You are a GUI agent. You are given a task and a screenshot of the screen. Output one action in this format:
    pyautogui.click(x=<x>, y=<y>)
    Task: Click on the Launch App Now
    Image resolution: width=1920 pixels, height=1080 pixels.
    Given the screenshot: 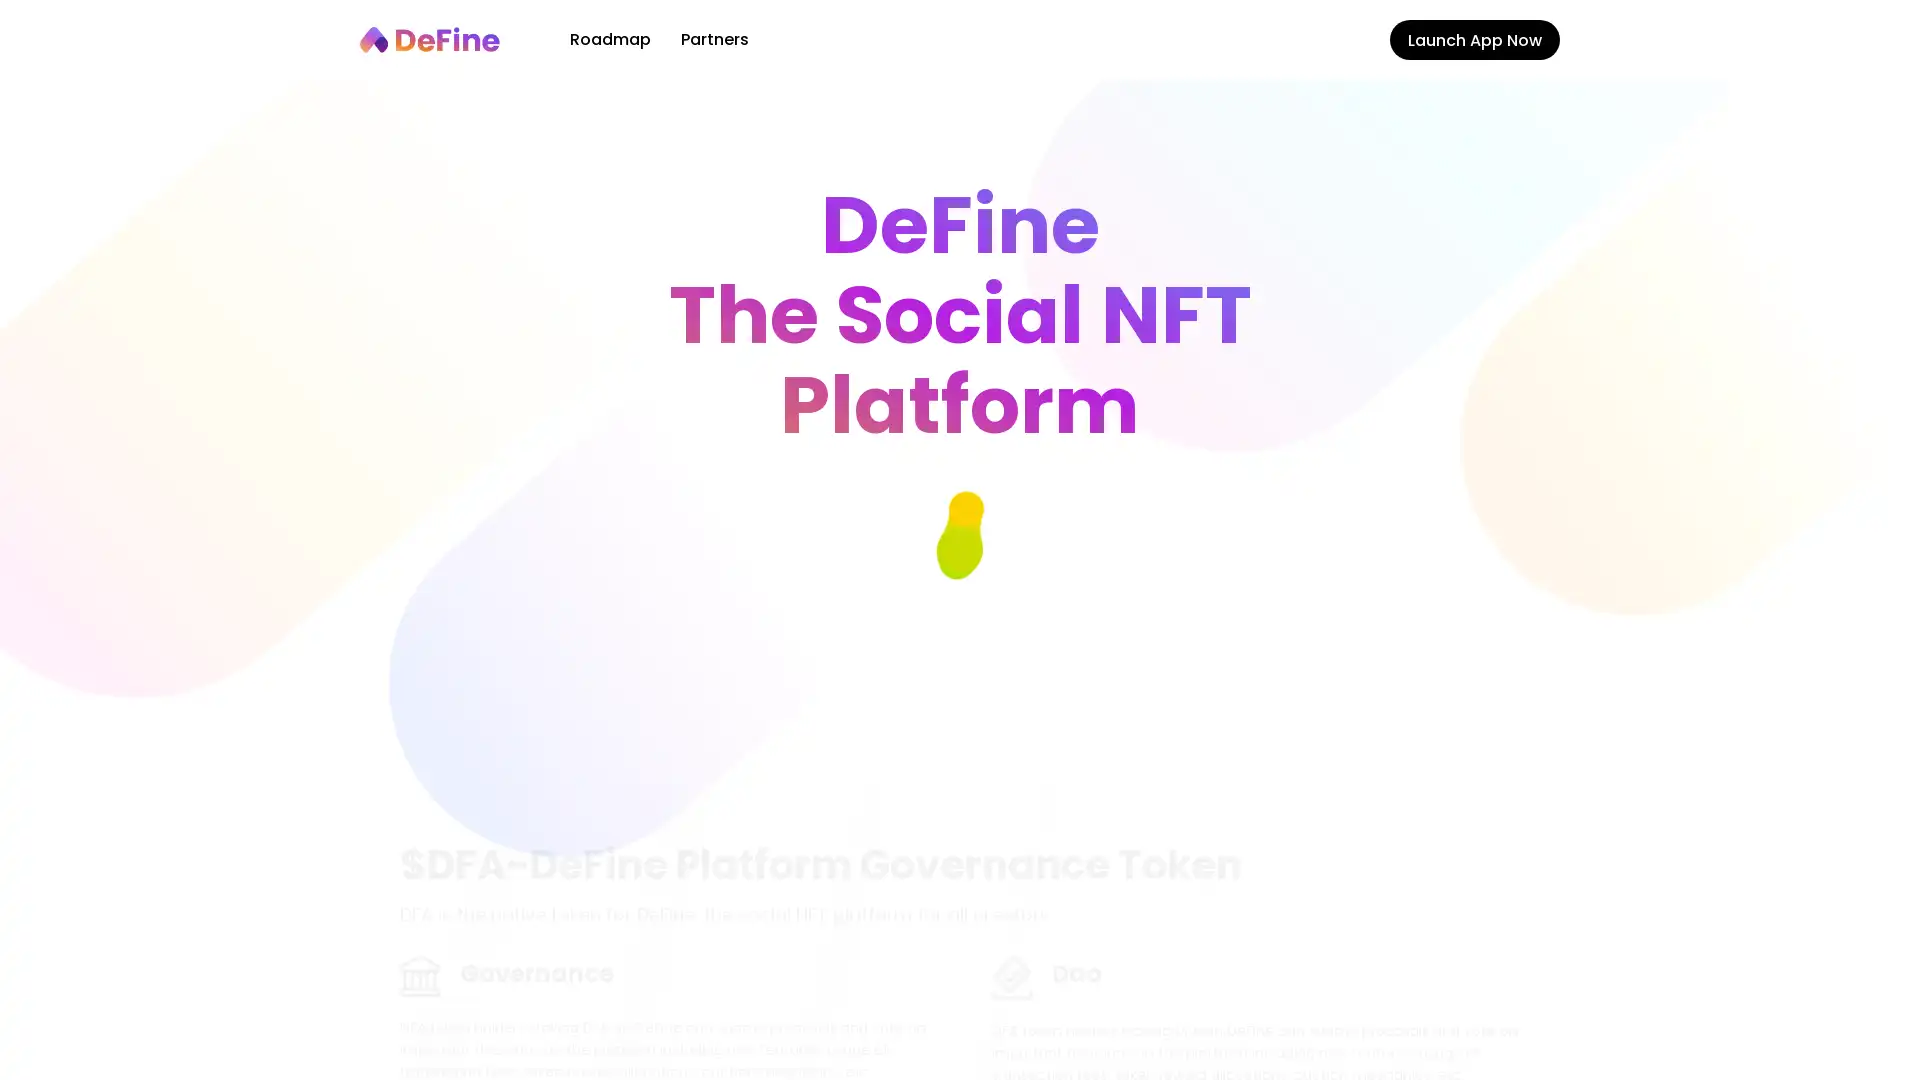 What is the action you would take?
    pyautogui.click(x=1474, y=39)
    